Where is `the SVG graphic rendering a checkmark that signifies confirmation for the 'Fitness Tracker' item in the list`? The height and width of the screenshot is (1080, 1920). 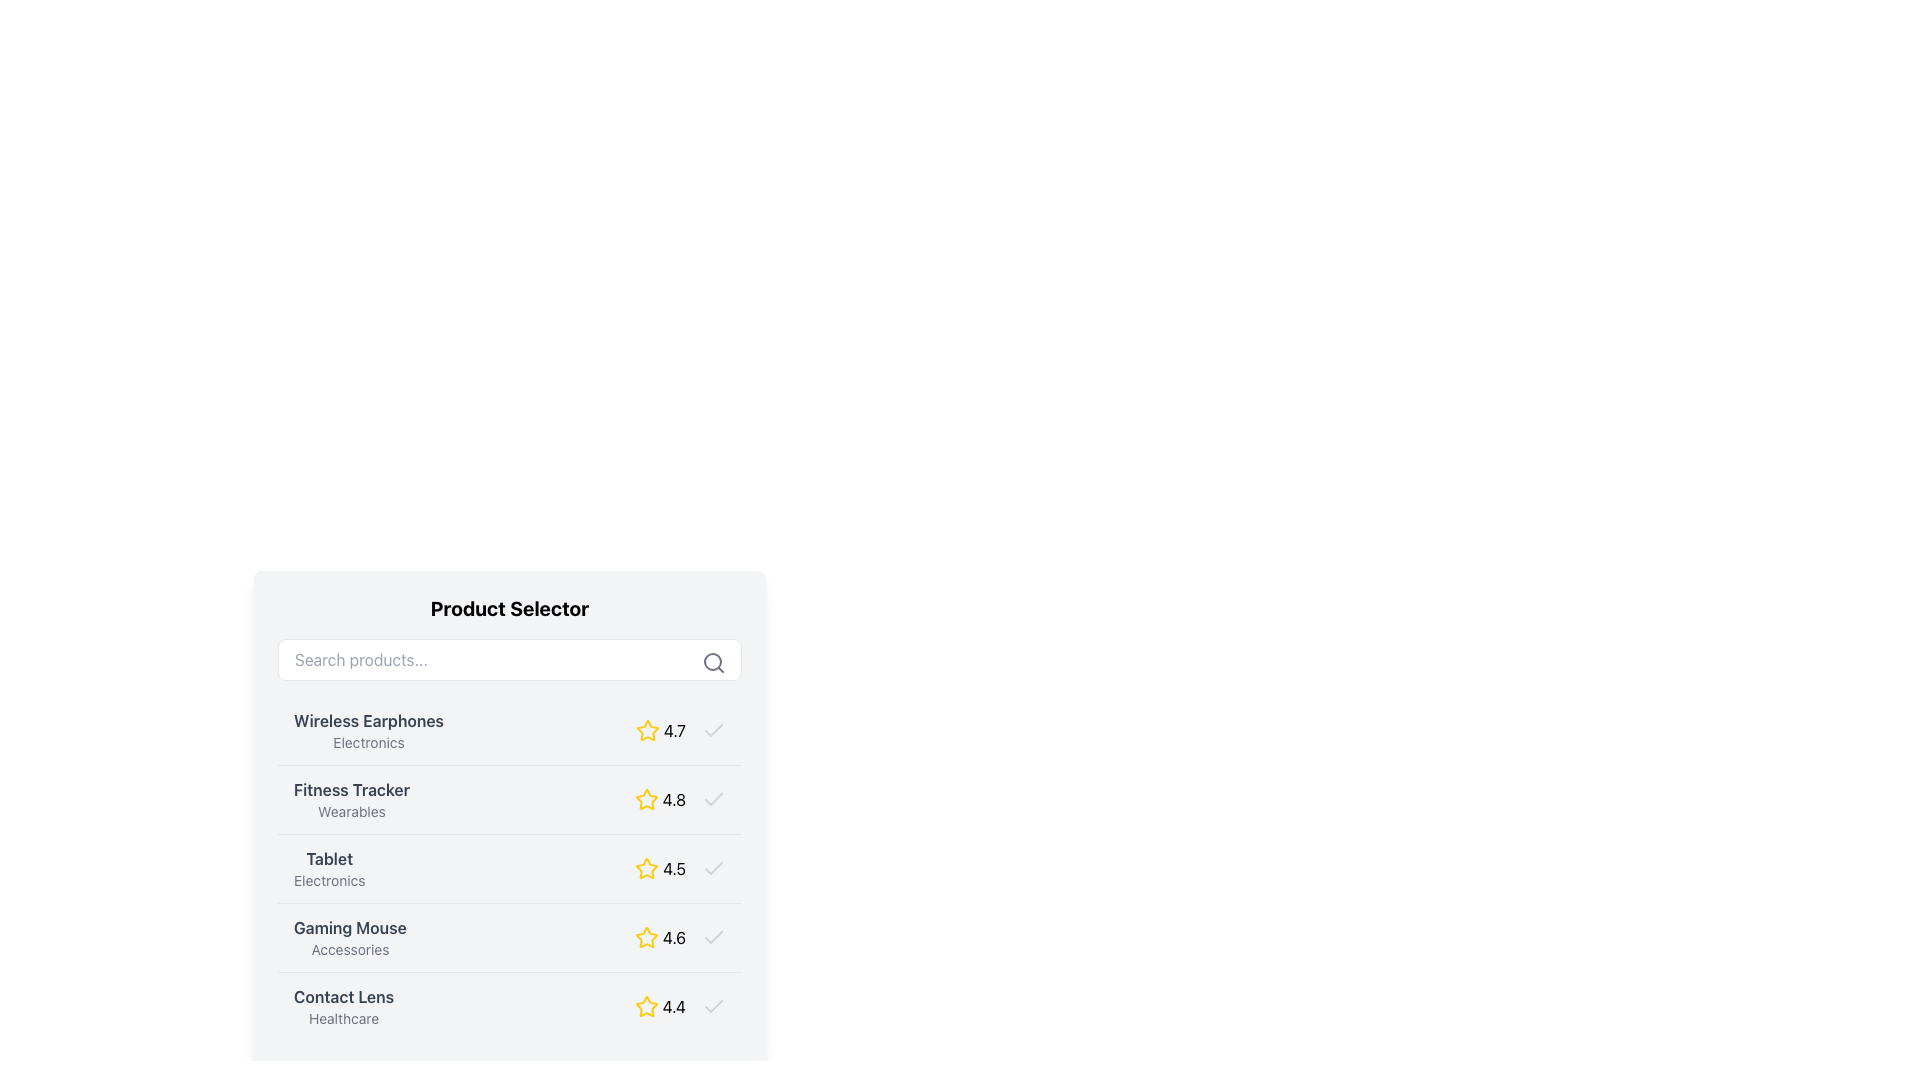 the SVG graphic rendering a checkmark that signifies confirmation for the 'Fitness Tracker' item in the list is located at coordinates (714, 797).